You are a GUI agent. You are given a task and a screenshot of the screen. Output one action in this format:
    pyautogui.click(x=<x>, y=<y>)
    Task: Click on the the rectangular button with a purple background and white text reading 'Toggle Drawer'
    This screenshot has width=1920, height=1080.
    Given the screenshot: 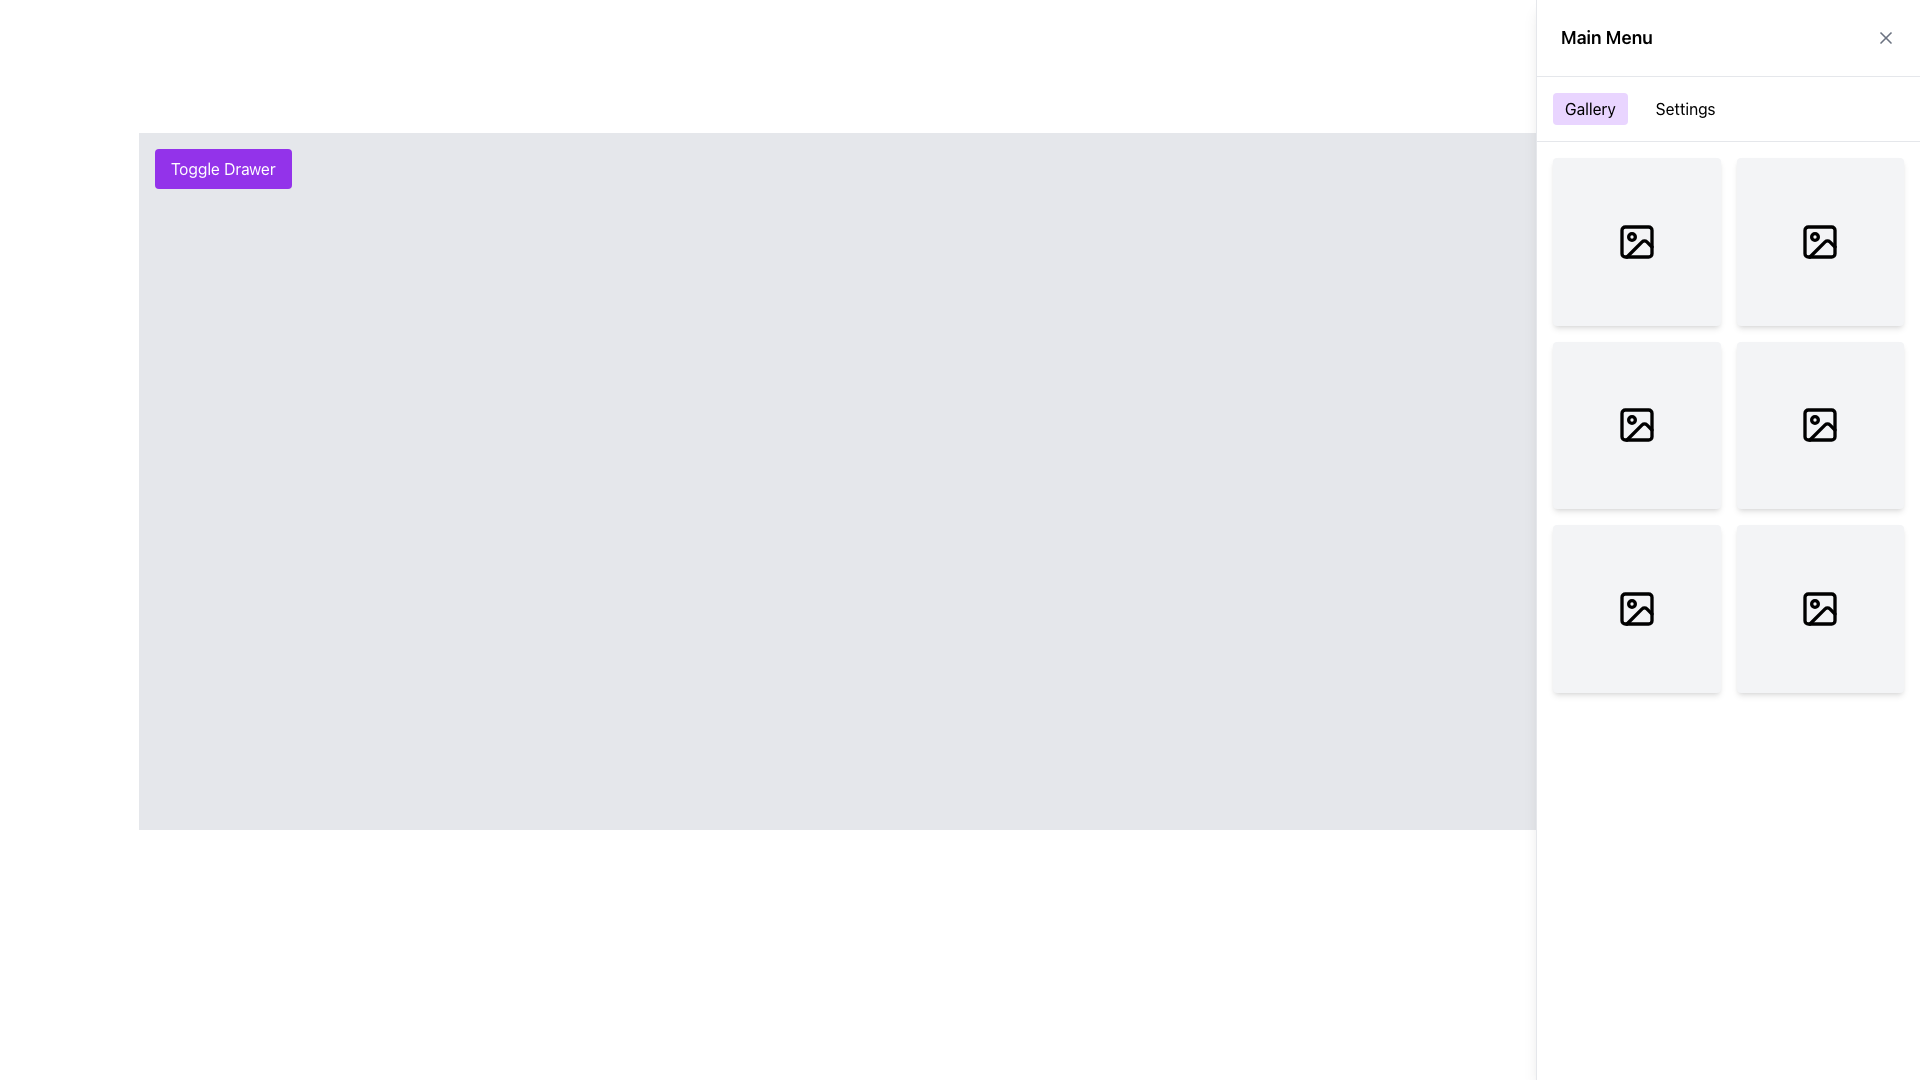 What is the action you would take?
    pyautogui.click(x=223, y=168)
    